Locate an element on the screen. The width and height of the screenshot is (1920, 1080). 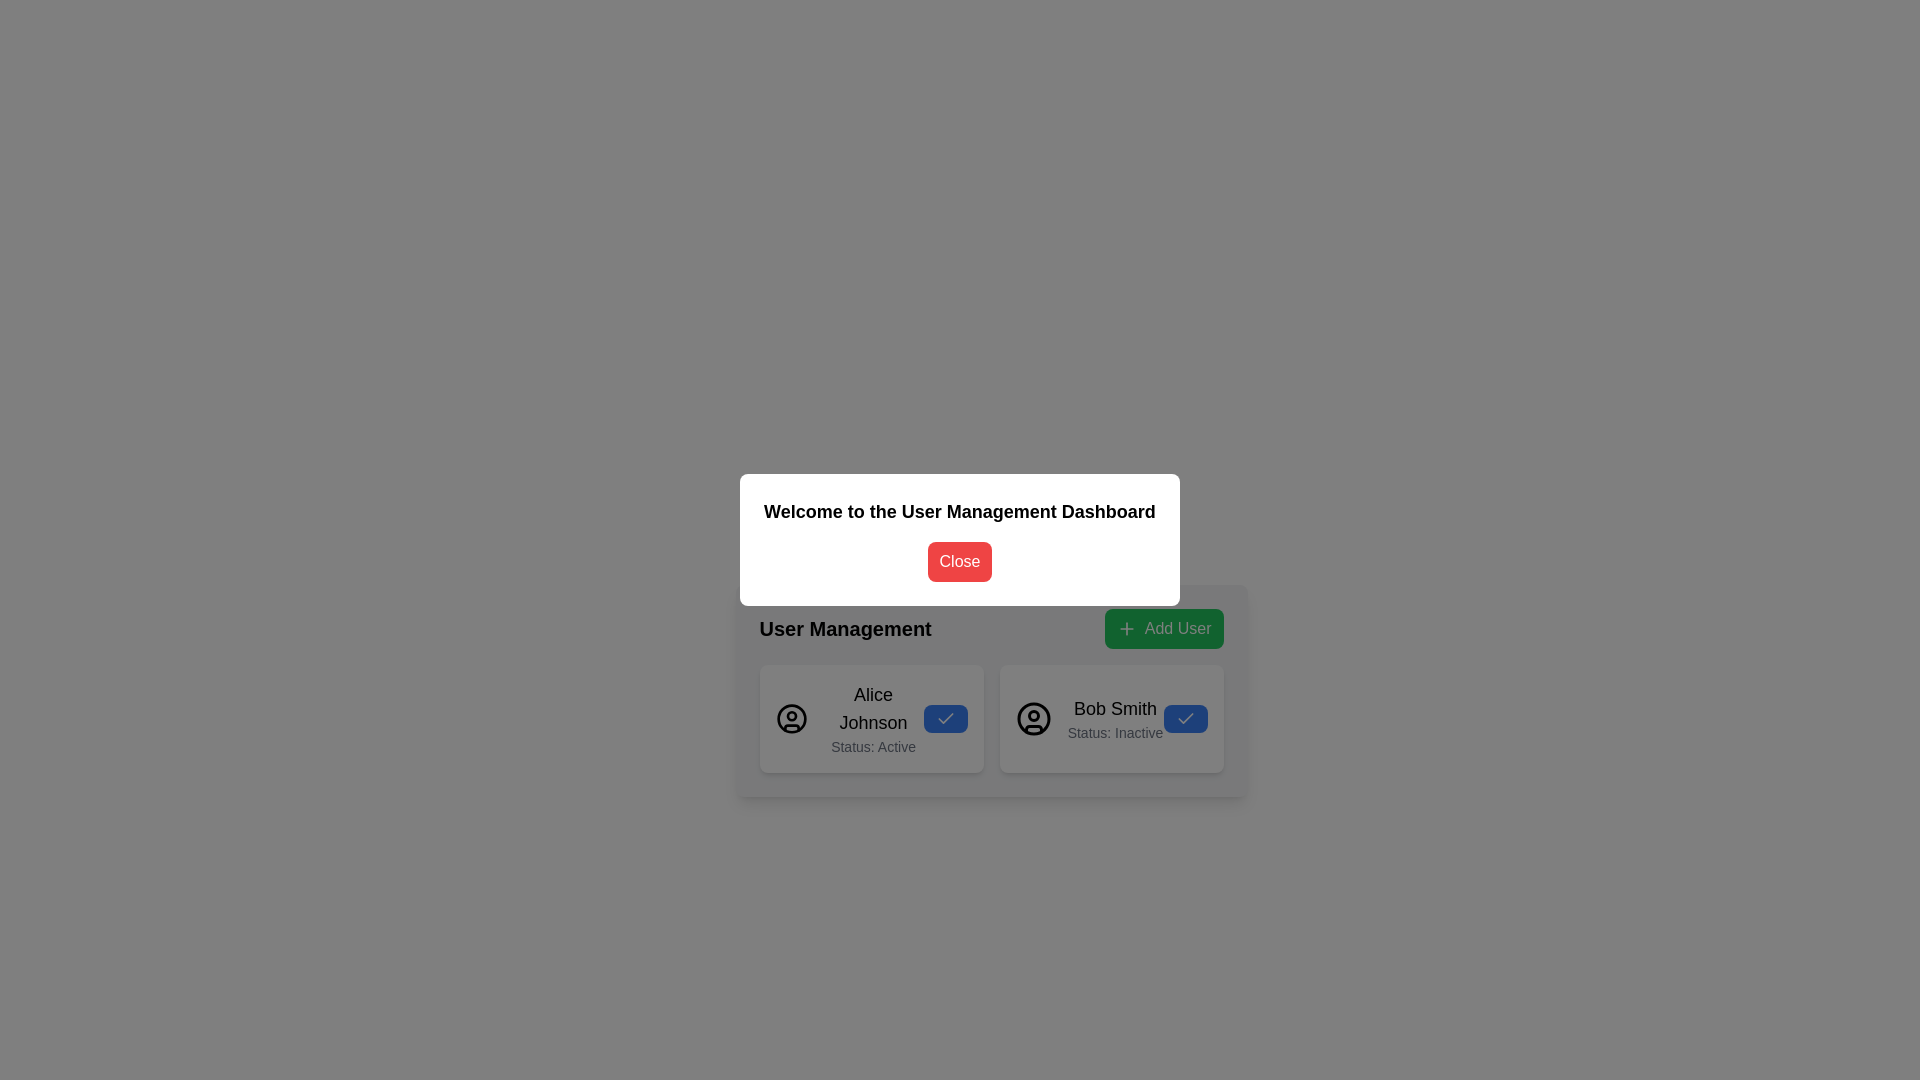
the blue button with white text and a checkmark icon located at the lower-right corner of Alice Johnson's user card is located at coordinates (944, 717).